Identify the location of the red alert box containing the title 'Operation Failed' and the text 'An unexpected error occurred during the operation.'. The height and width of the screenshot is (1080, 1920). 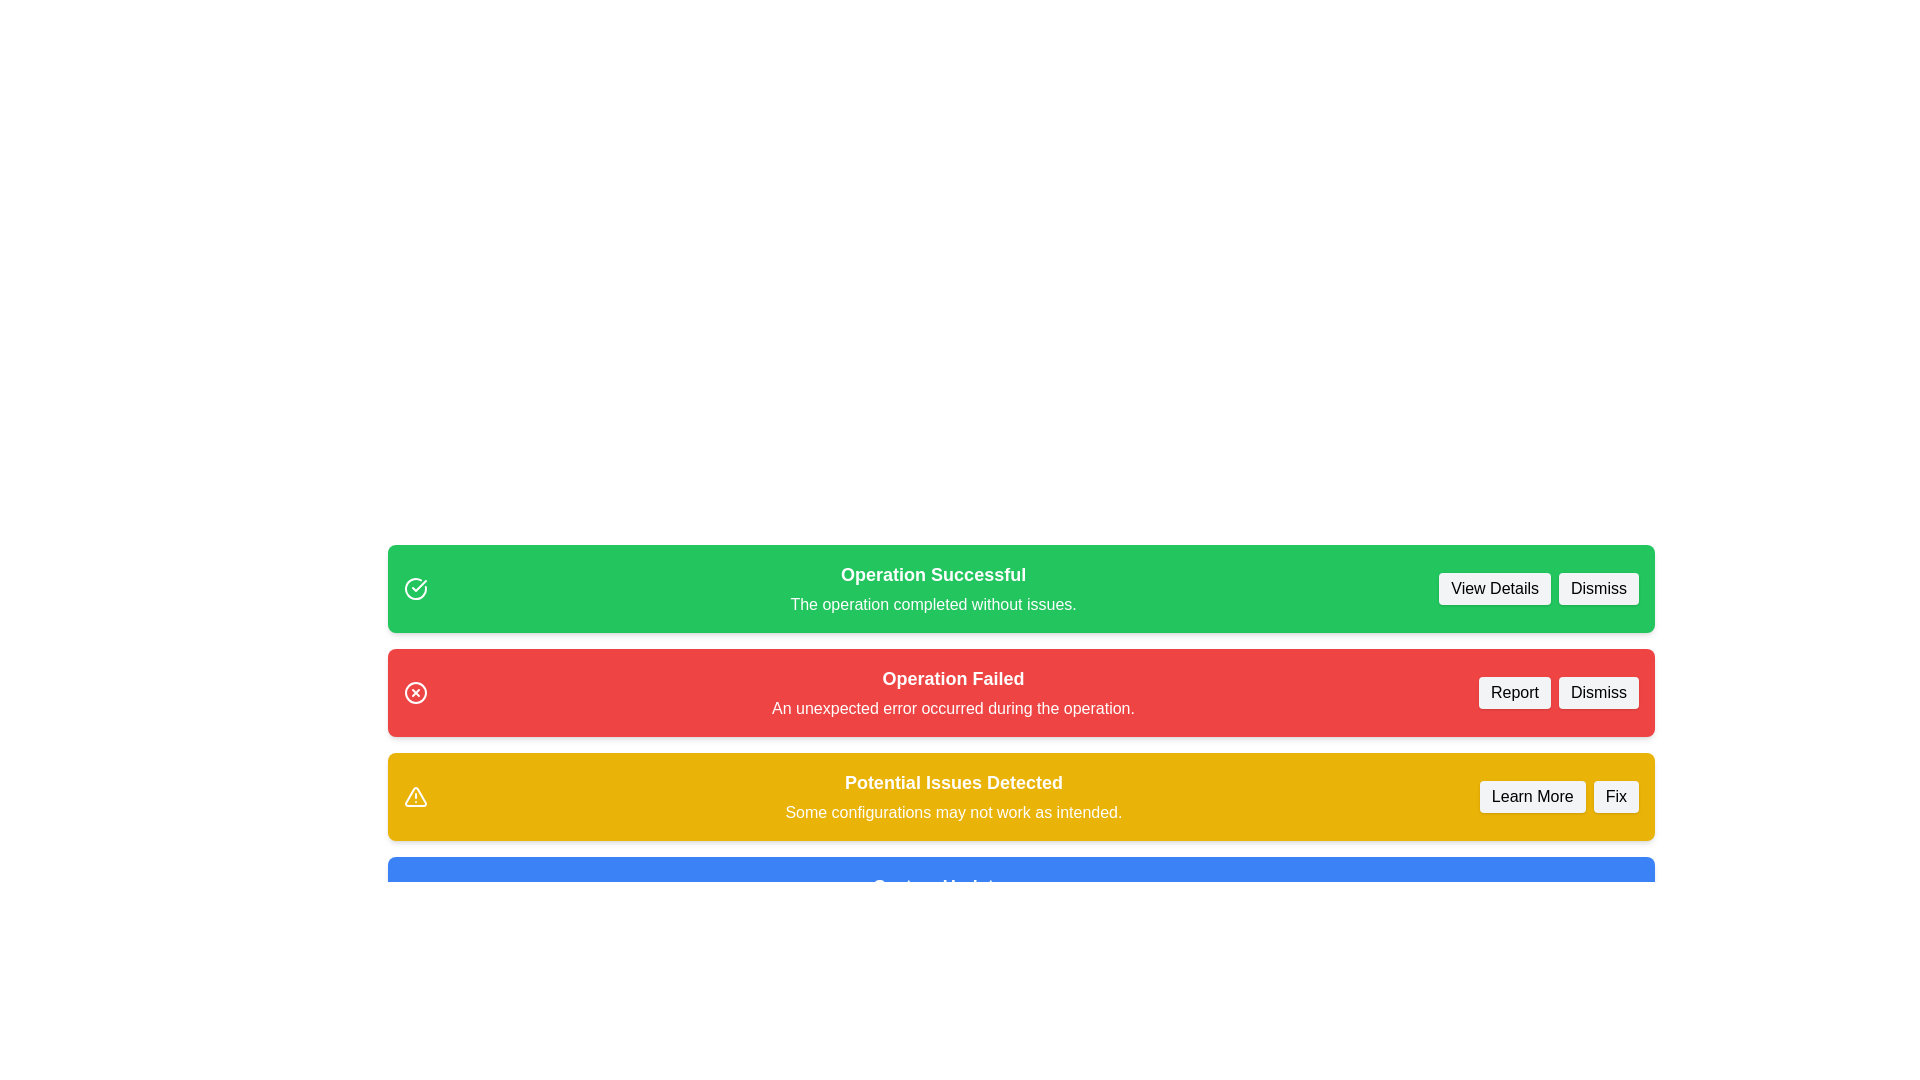
(952, 692).